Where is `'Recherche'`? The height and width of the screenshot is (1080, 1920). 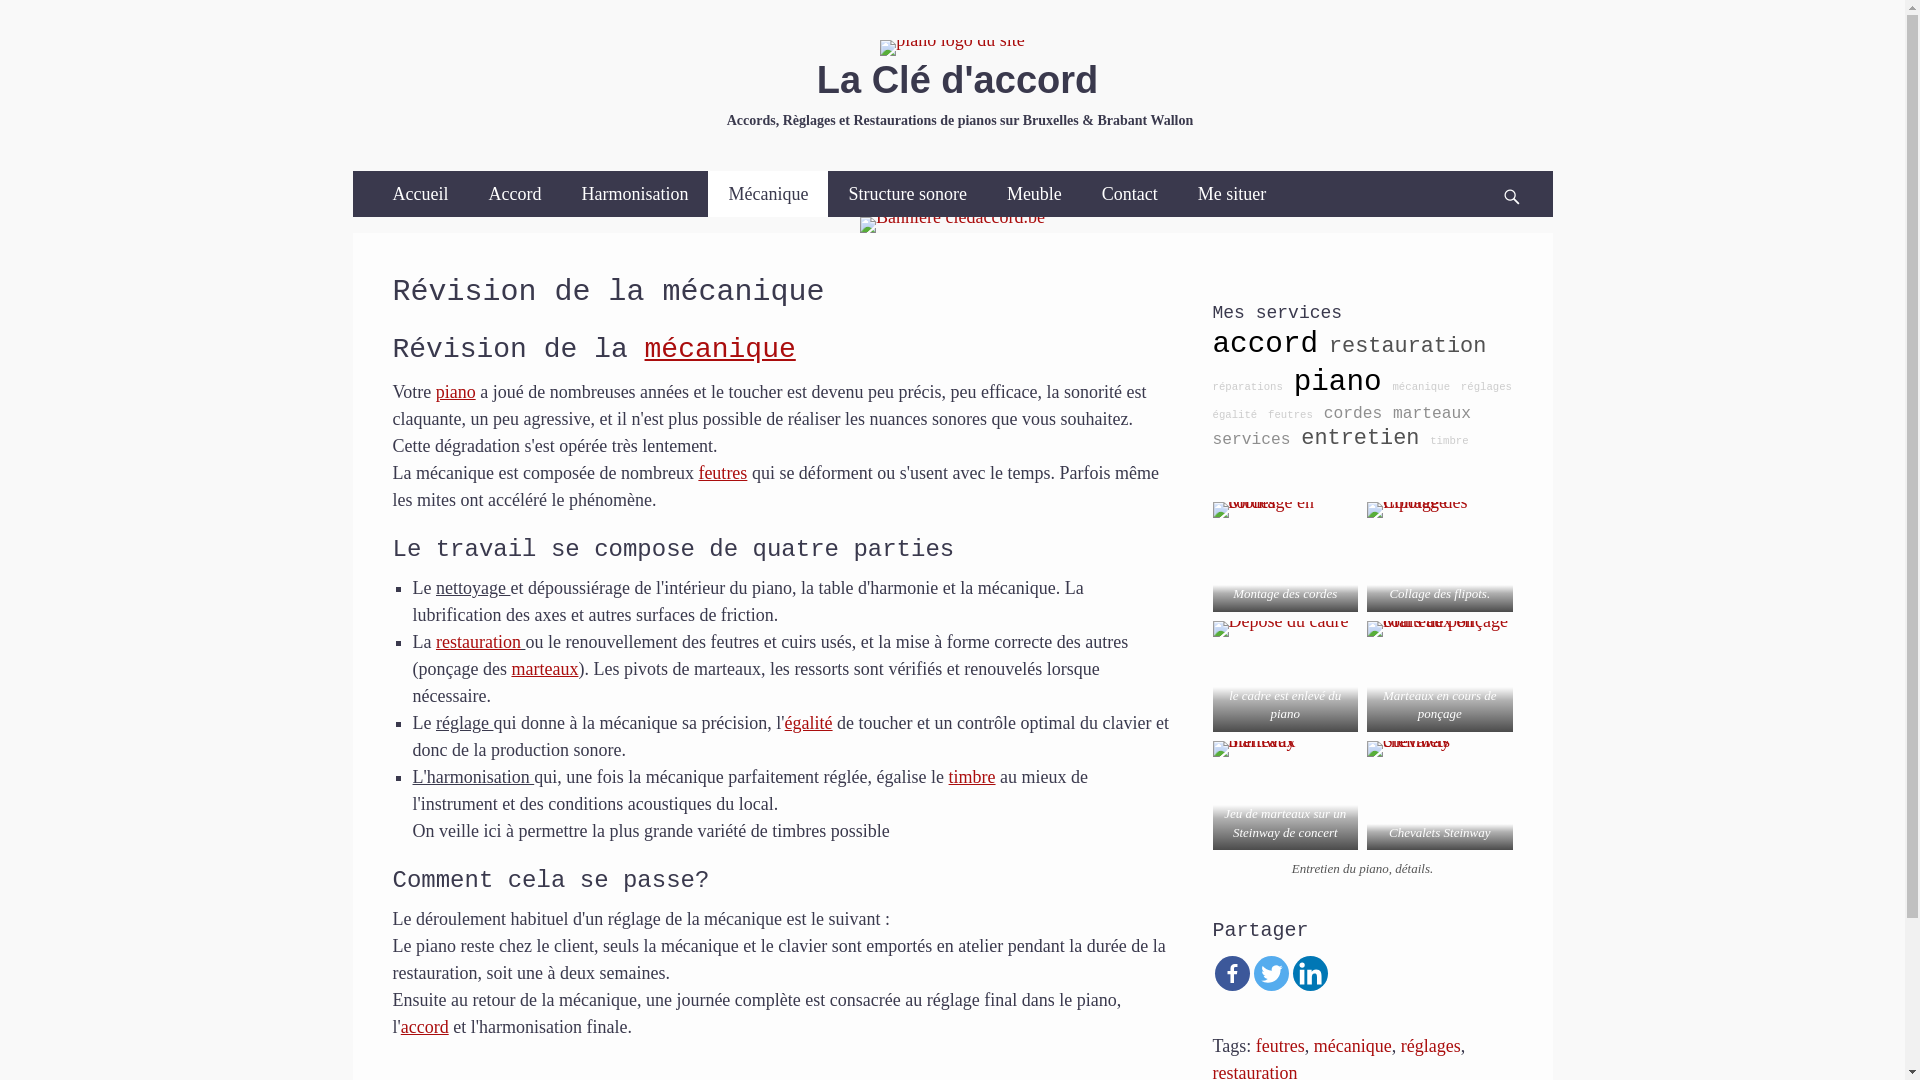 'Recherche' is located at coordinates (1520, 169).